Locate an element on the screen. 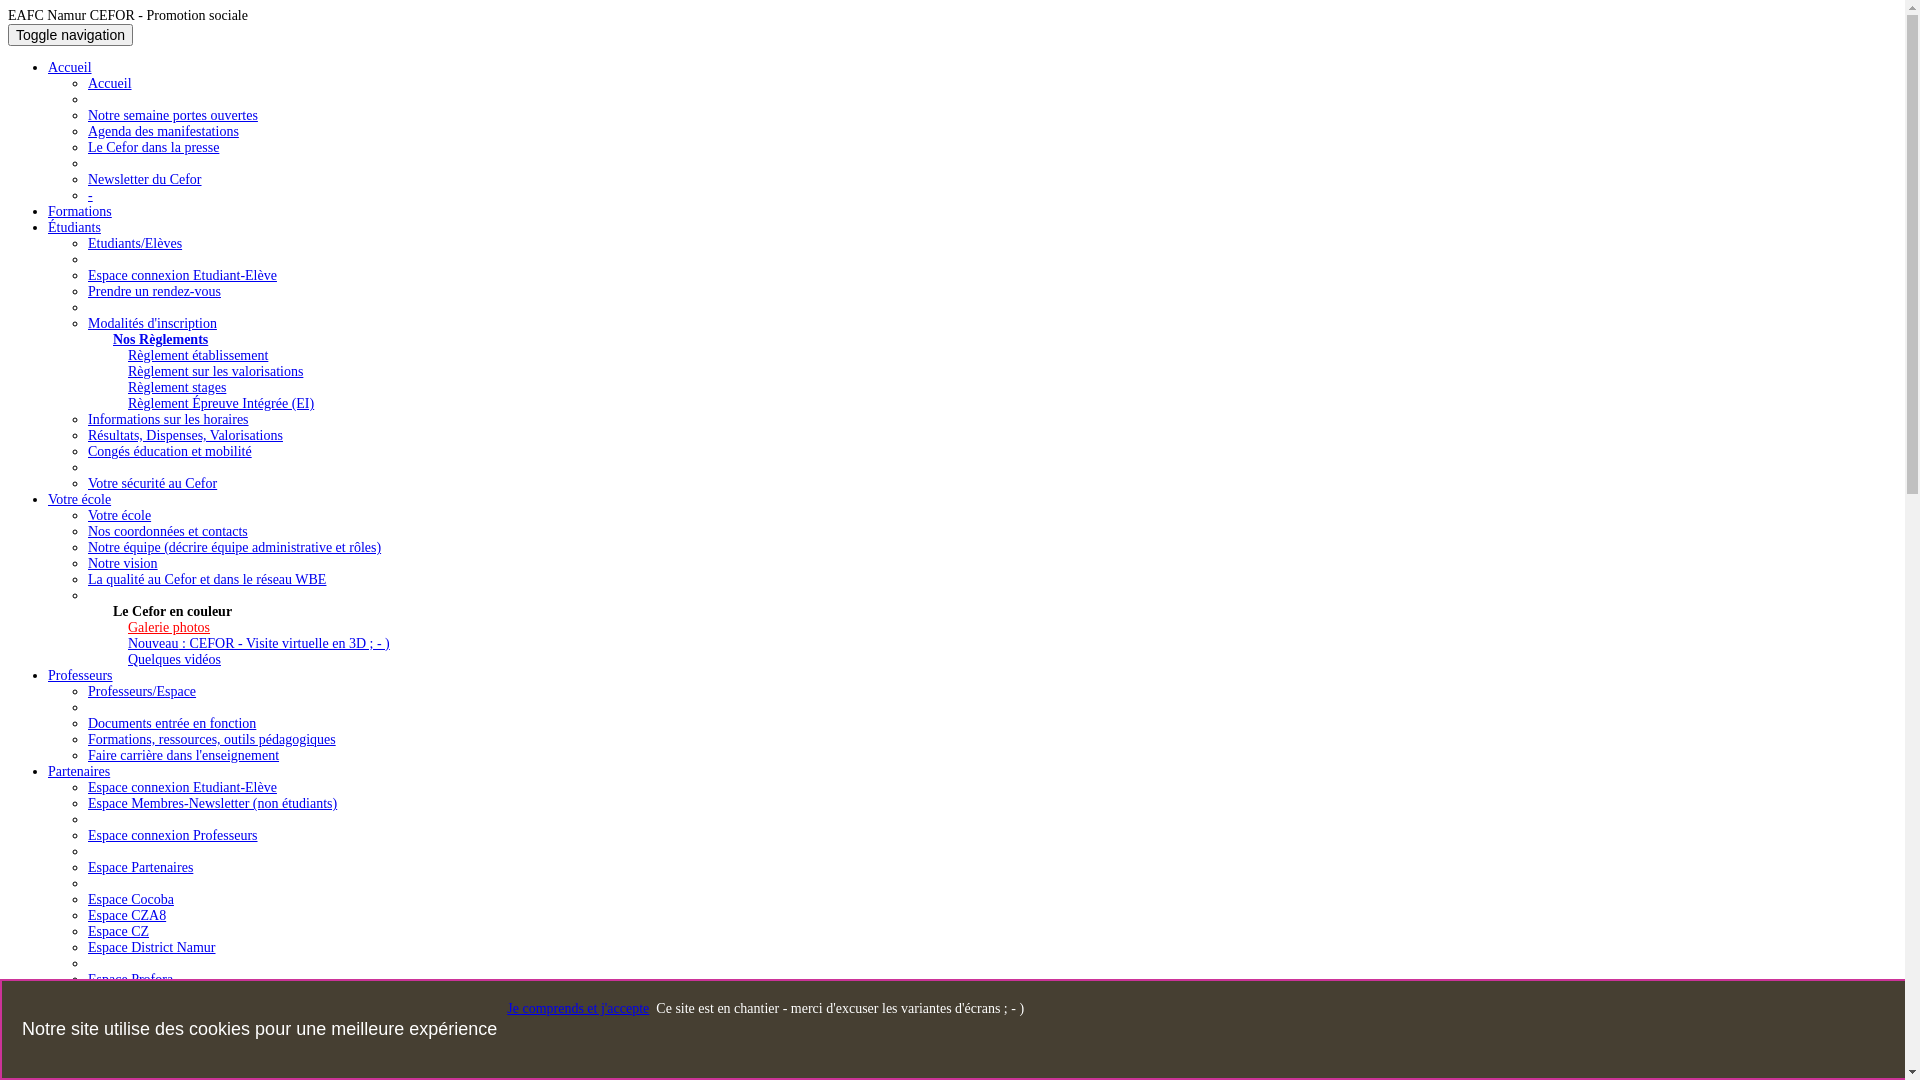 This screenshot has width=1920, height=1080. 'Nouveau : CEFOR - Visite virtuelle en 3D ; - )' is located at coordinates (258, 643).